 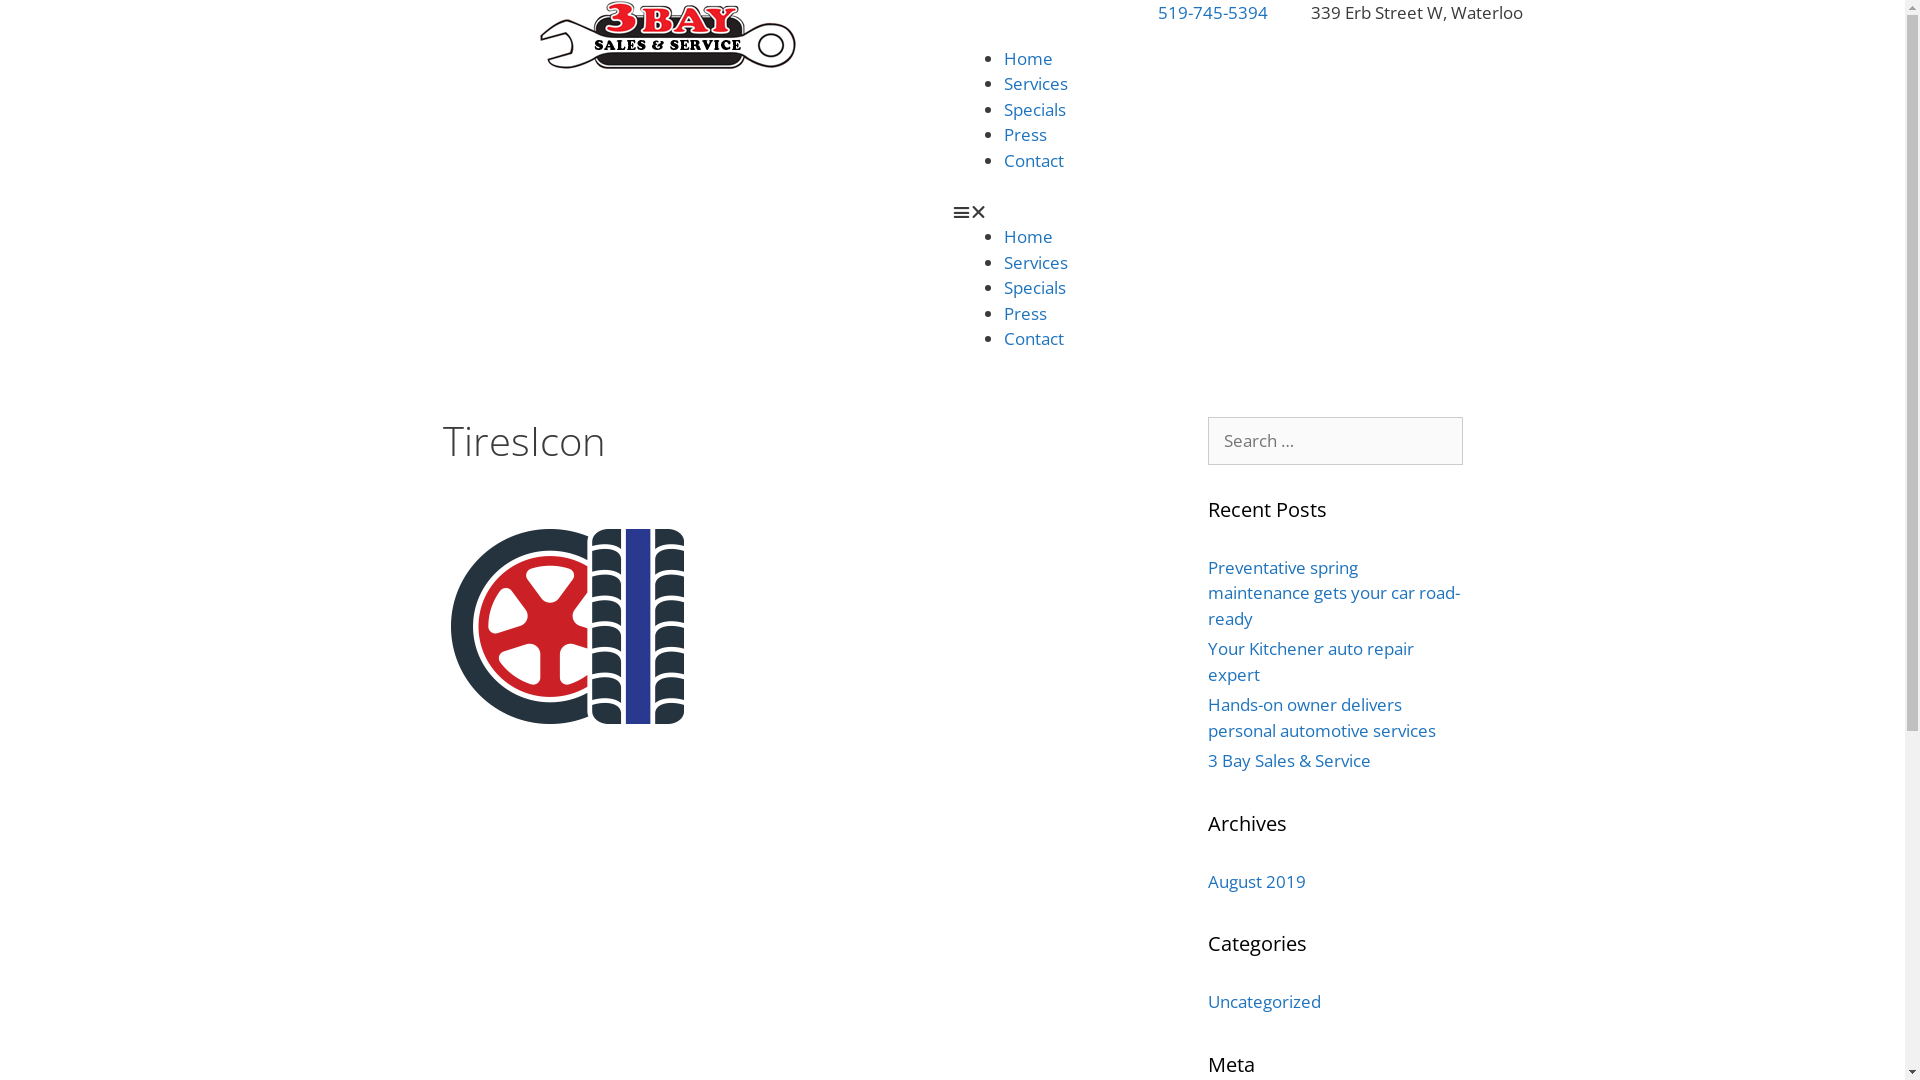 What do you see at coordinates (1321, 716) in the screenshot?
I see `'Hands-on owner delivers personal automotive services'` at bounding box center [1321, 716].